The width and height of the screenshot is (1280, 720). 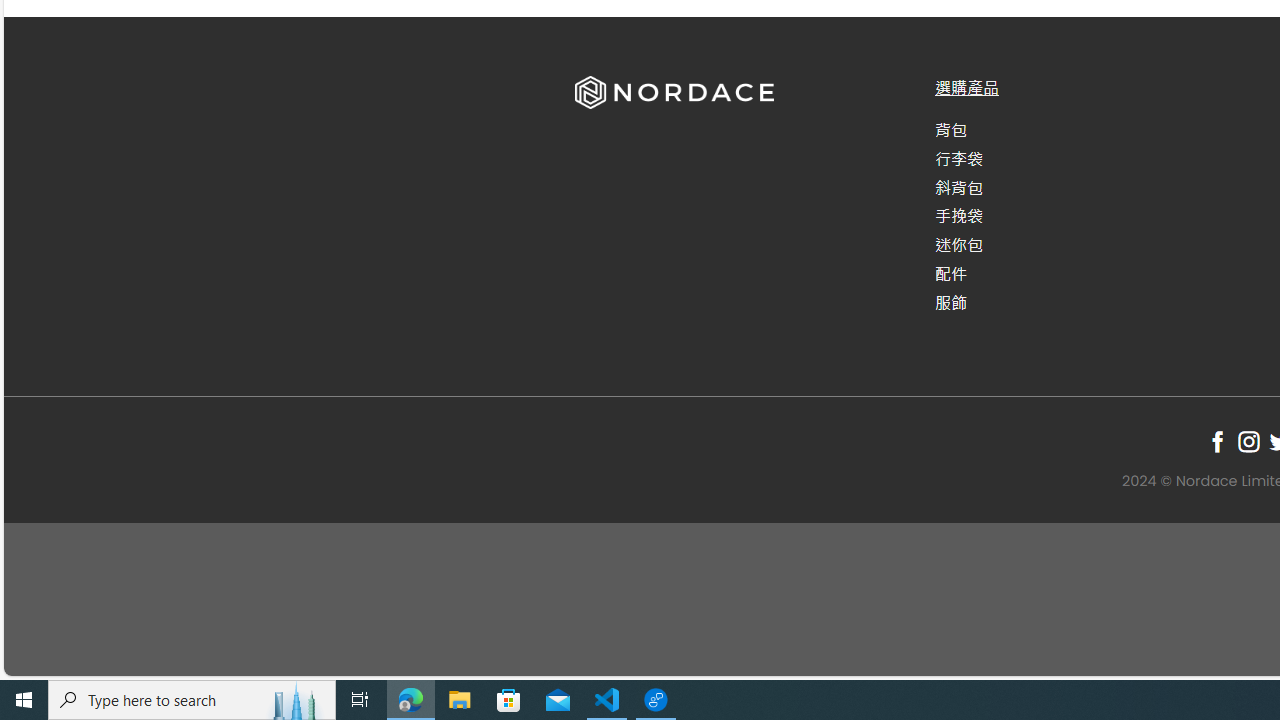 What do you see at coordinates (1216, 440) in the screenshot?
I see `'Follow on Facebook'` at bounding box center [1216, 440].